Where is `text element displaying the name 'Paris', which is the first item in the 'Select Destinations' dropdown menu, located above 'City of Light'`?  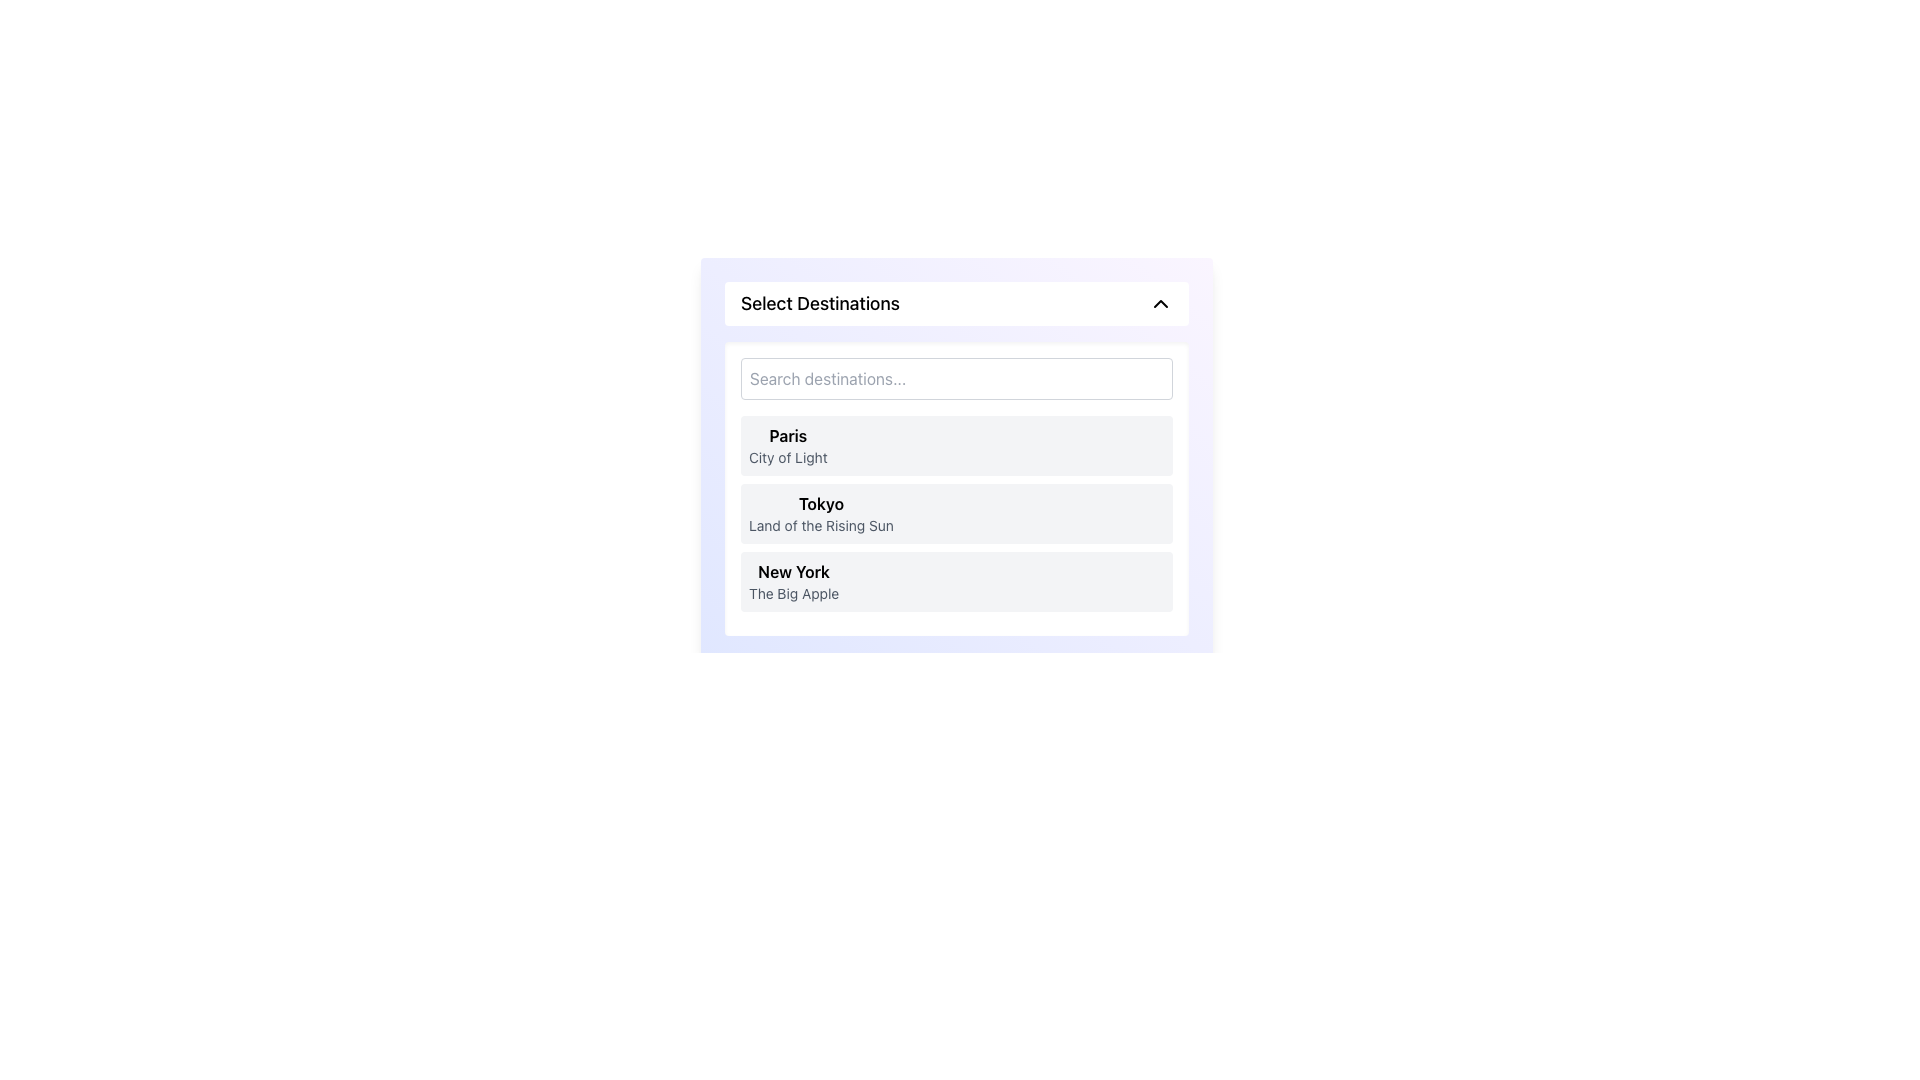 text element displaying the name 'Paris', which is the first item in the 'Select Destinations' dropdown menu, located above 'City of Light' is located at coordinates (787, 434).